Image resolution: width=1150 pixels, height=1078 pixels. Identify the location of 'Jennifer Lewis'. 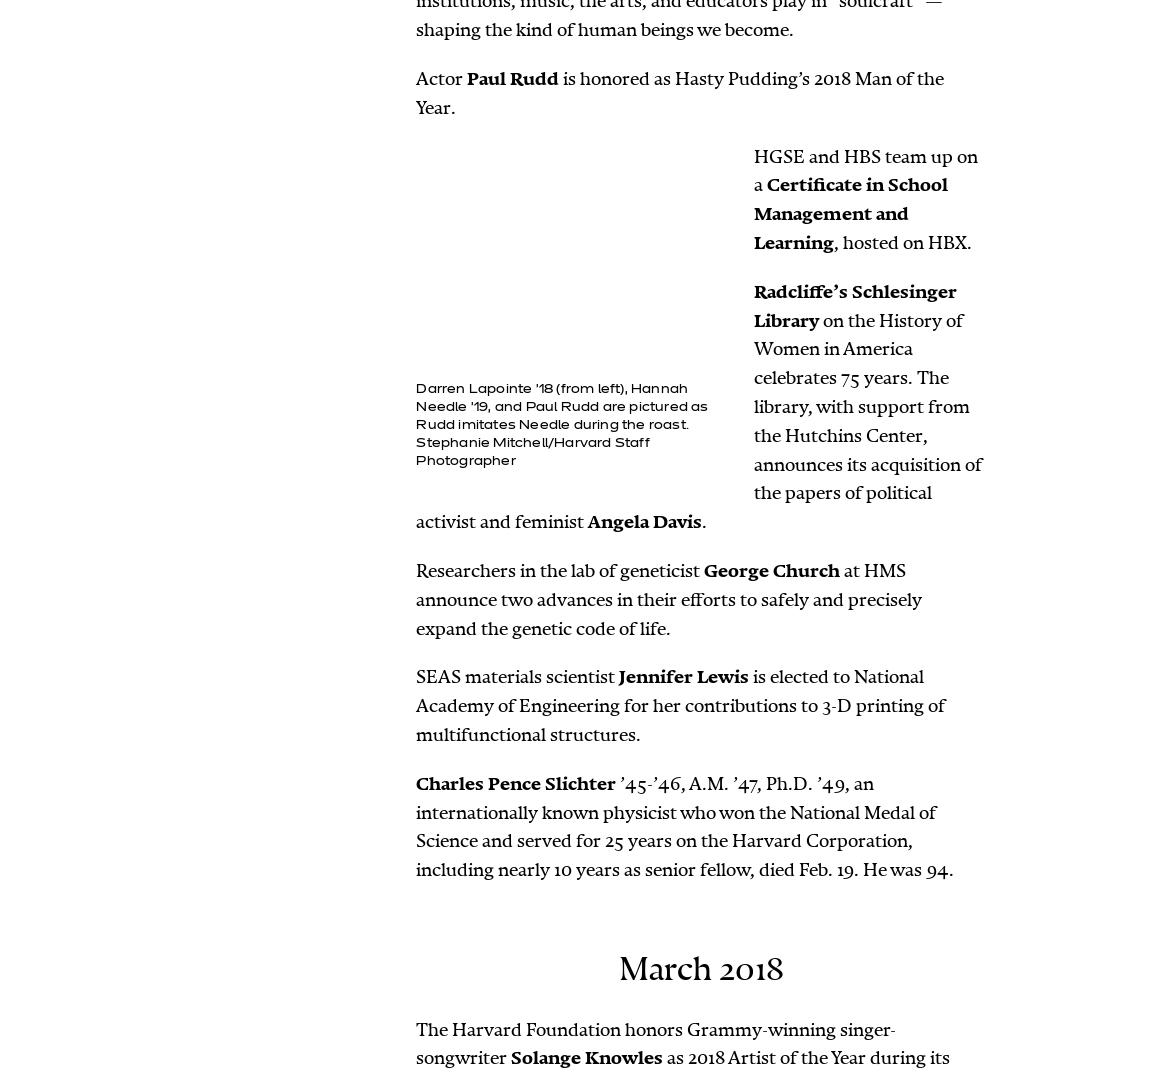
(683, 676).